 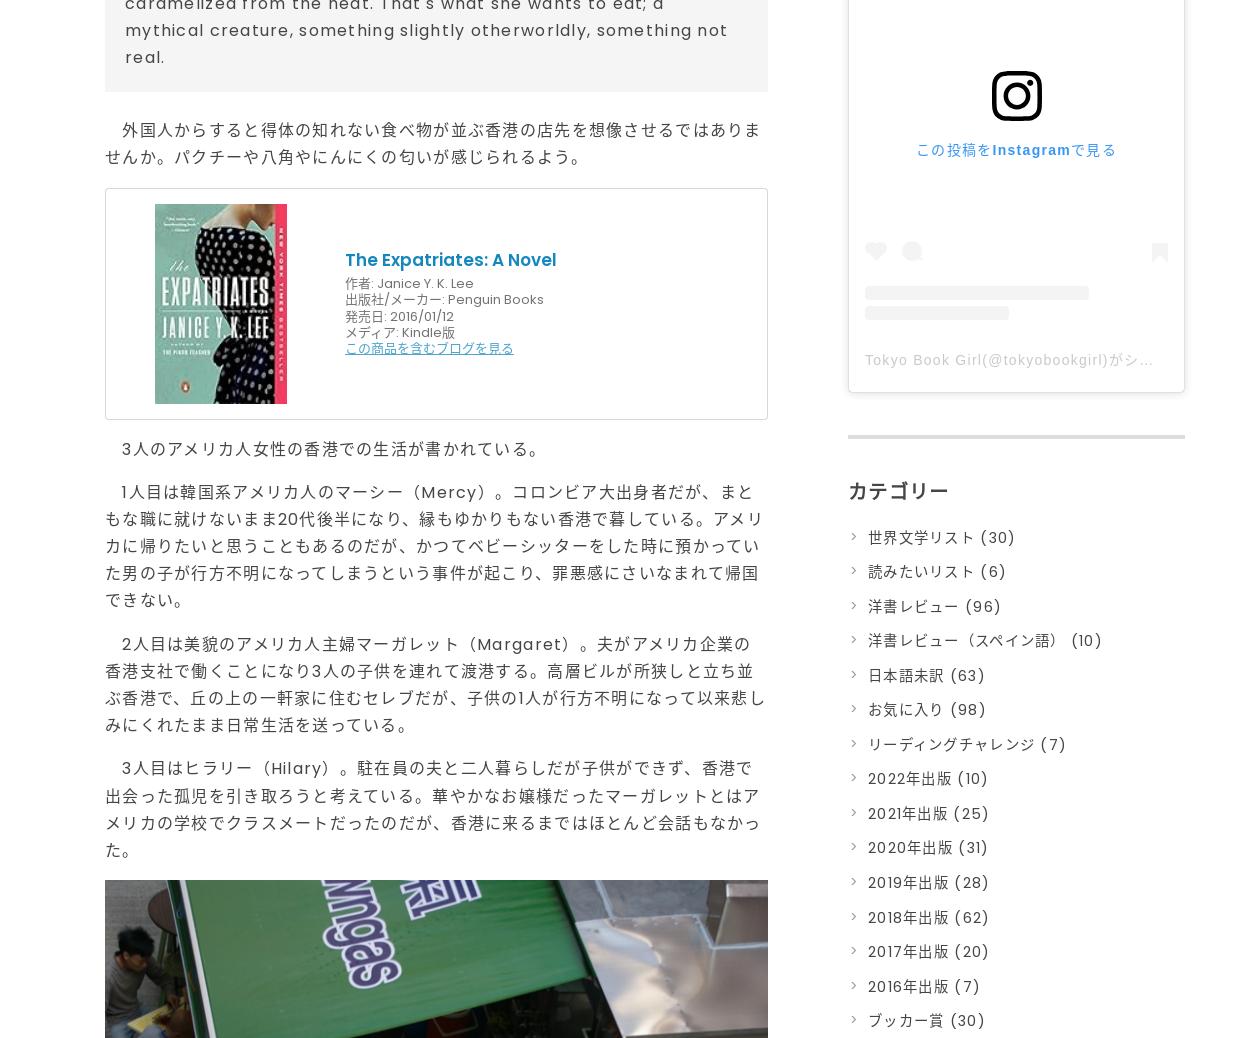 What do you see at coordinates (104, 683) in the screenshot?
I see `'2人目は美貌のアメリカ人主婦マーガレット（Margaret）。夫がアメリカ企業の香港支社で働くことになり3人の子供を連れて渡港する。高層ビルが所狭しと立ち並ぶ香港で、丘の上の一軒家に住むセレブだが、子供の1人が行方不明になって以来悲しみにくれたまま日常生活を送っている。'` at bounding box center [104, 683].